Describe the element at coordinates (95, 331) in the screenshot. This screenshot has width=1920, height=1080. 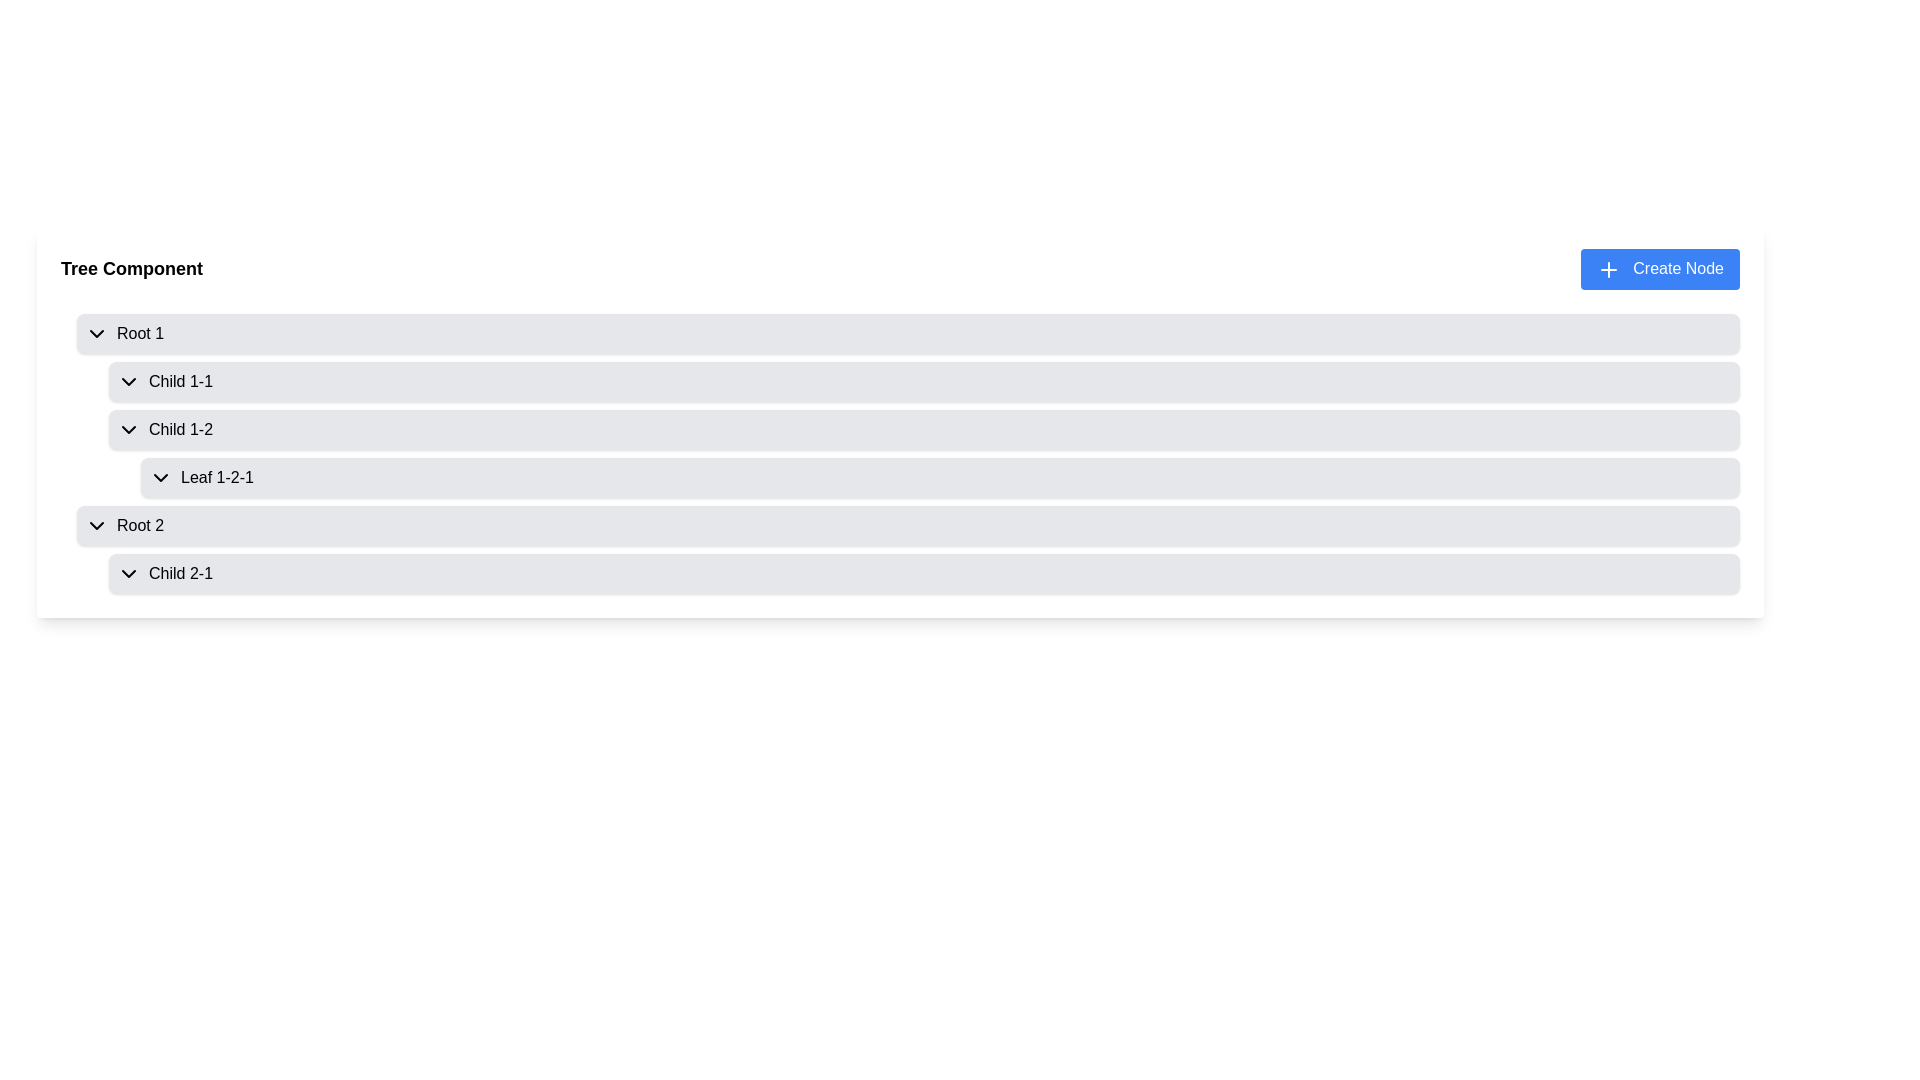
I see `the icon located at the top-left of the interface, which serves as a control for expanding the nested tree structure associated with 'Root 1'` at that location.